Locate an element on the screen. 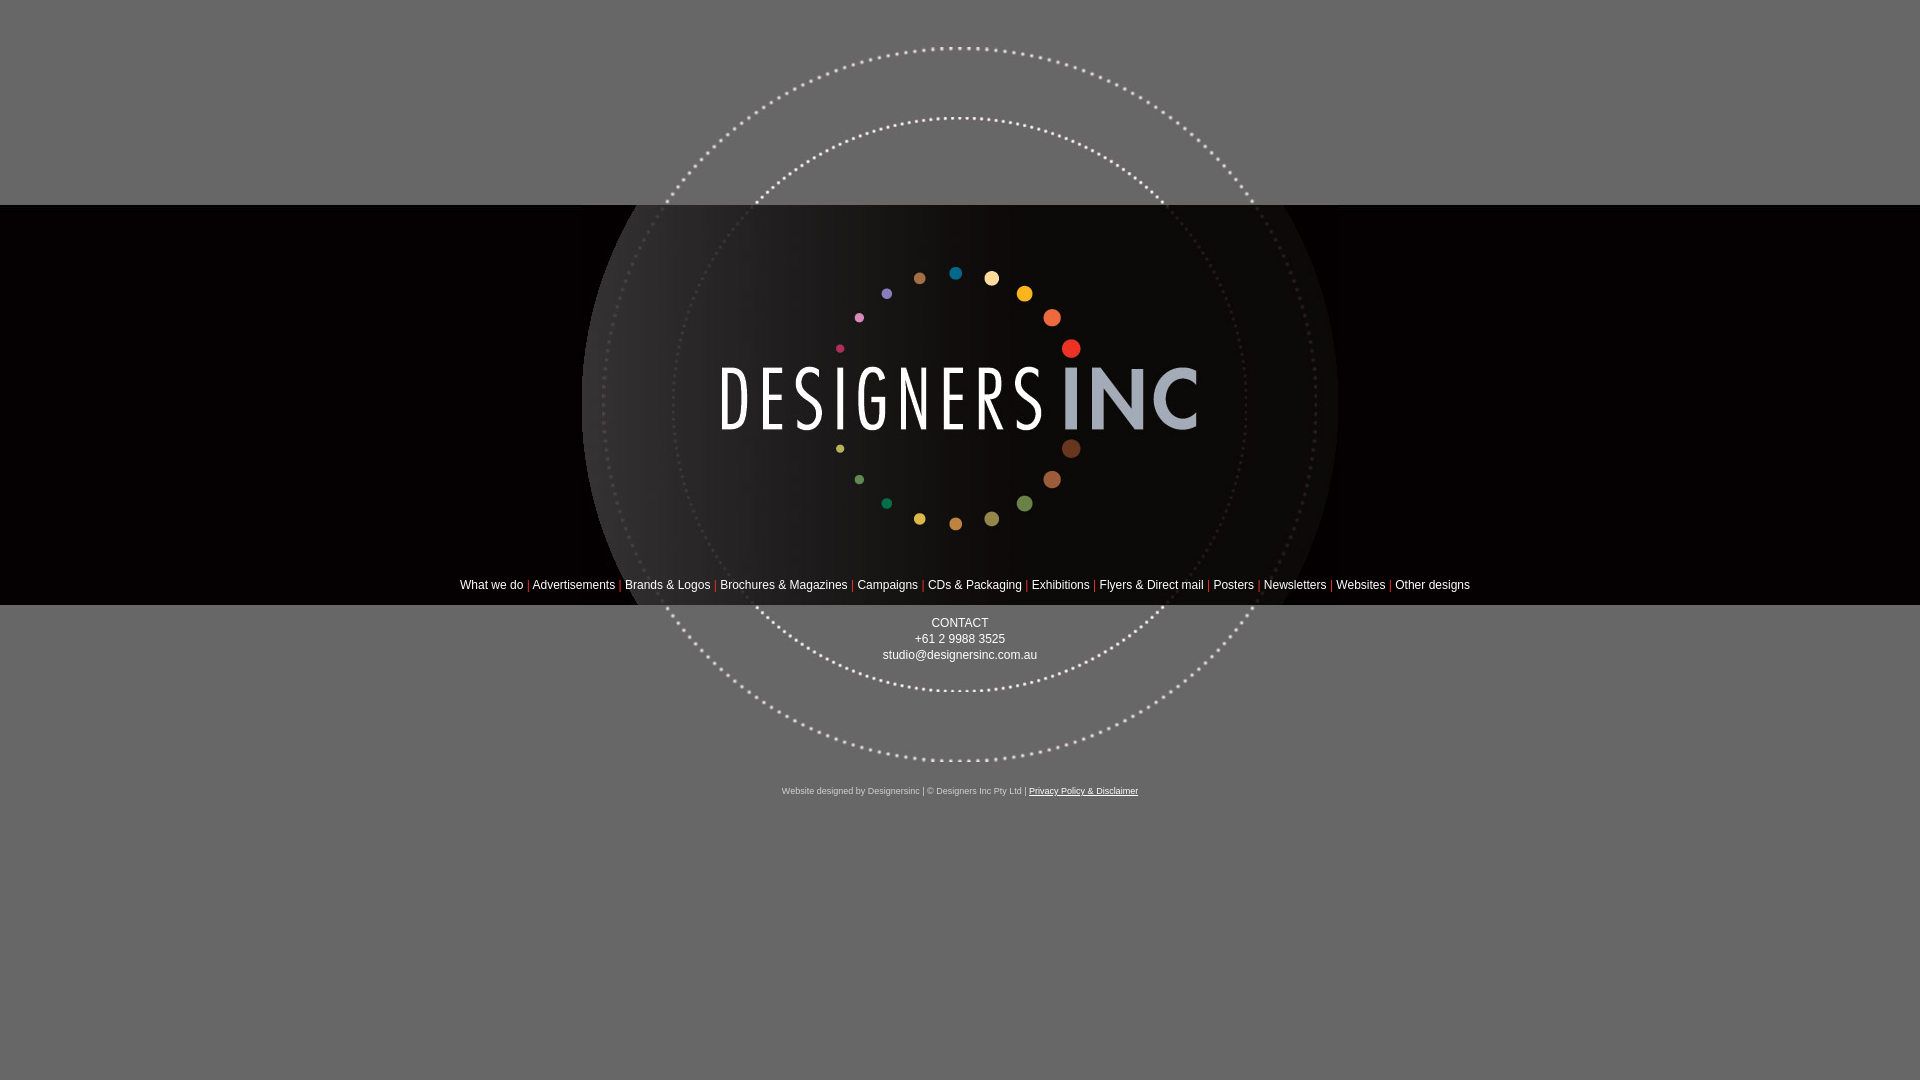  'Exhibitions' is located at coordinates (1032, 585).